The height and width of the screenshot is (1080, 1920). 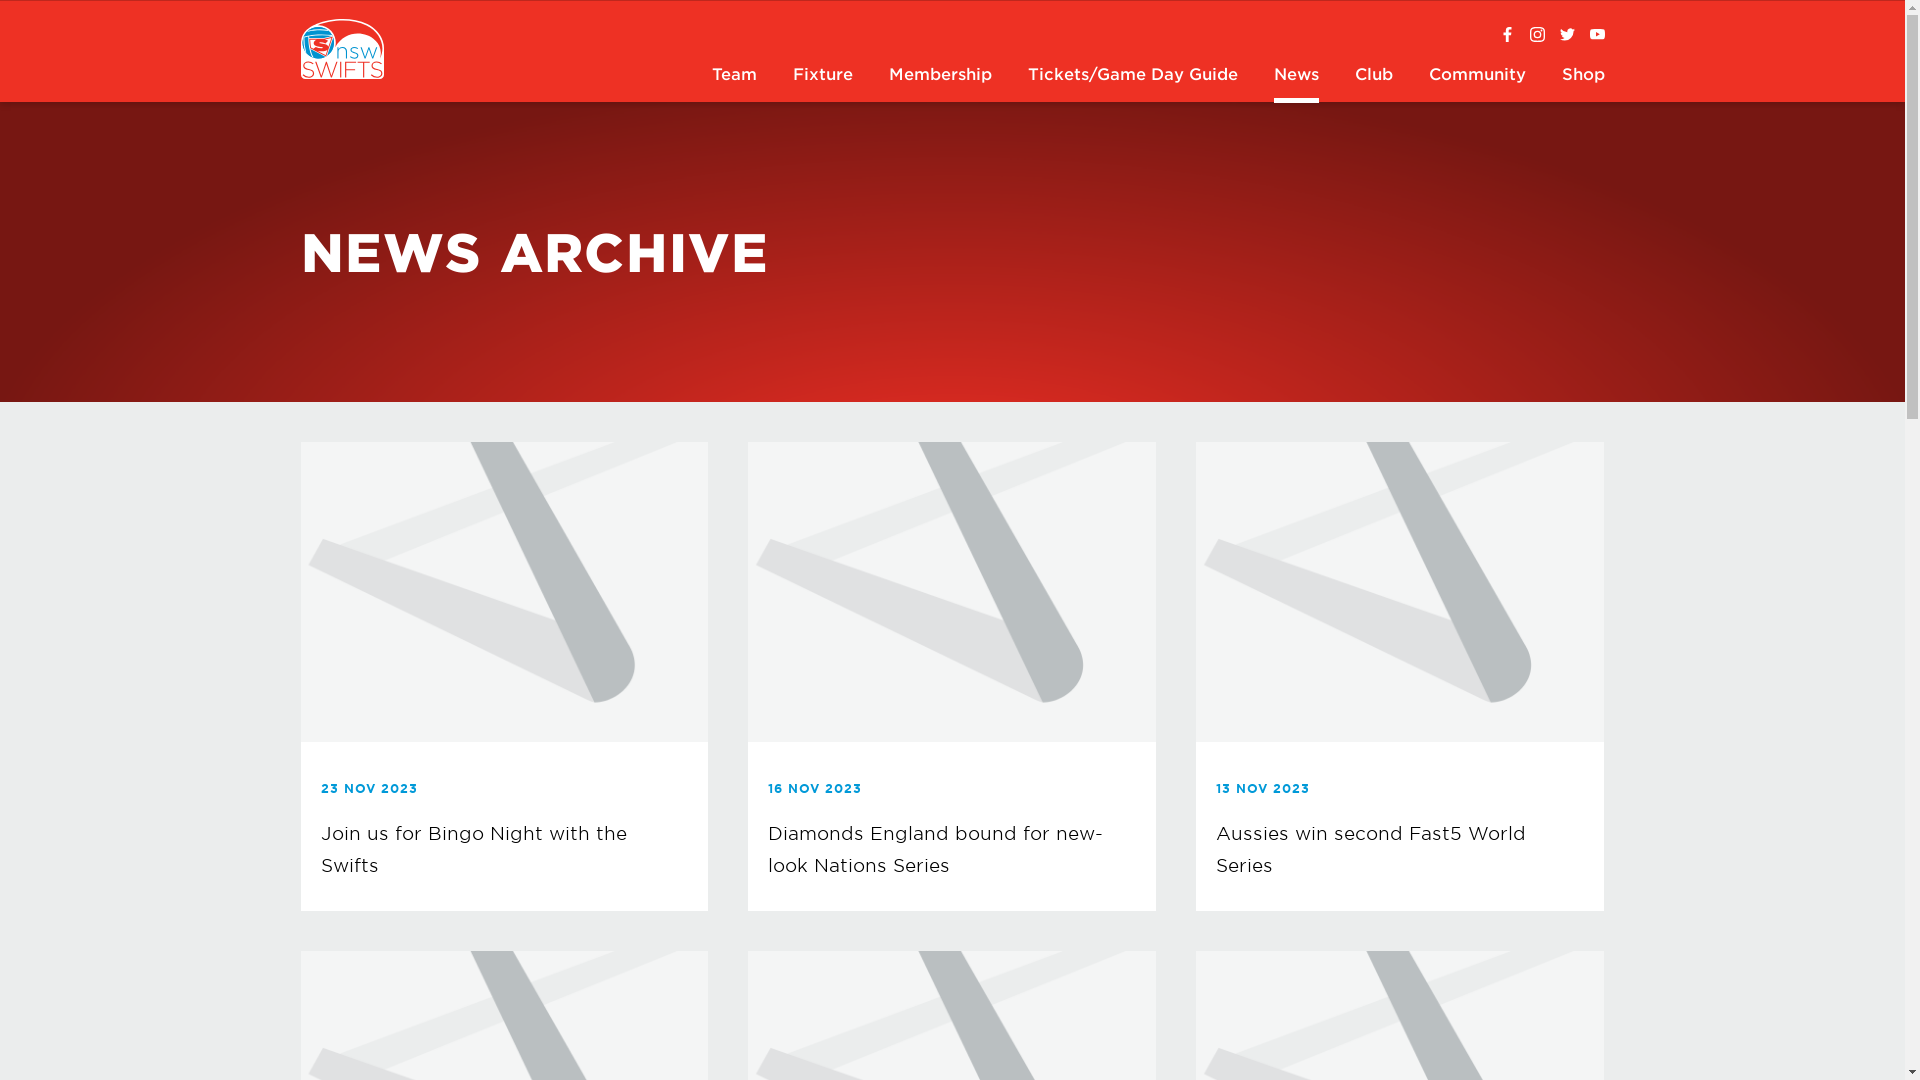 What do you see at coordinates (1372, 75) in the screenshot?
I see `'Club'` at bounding box center [1372, 75].